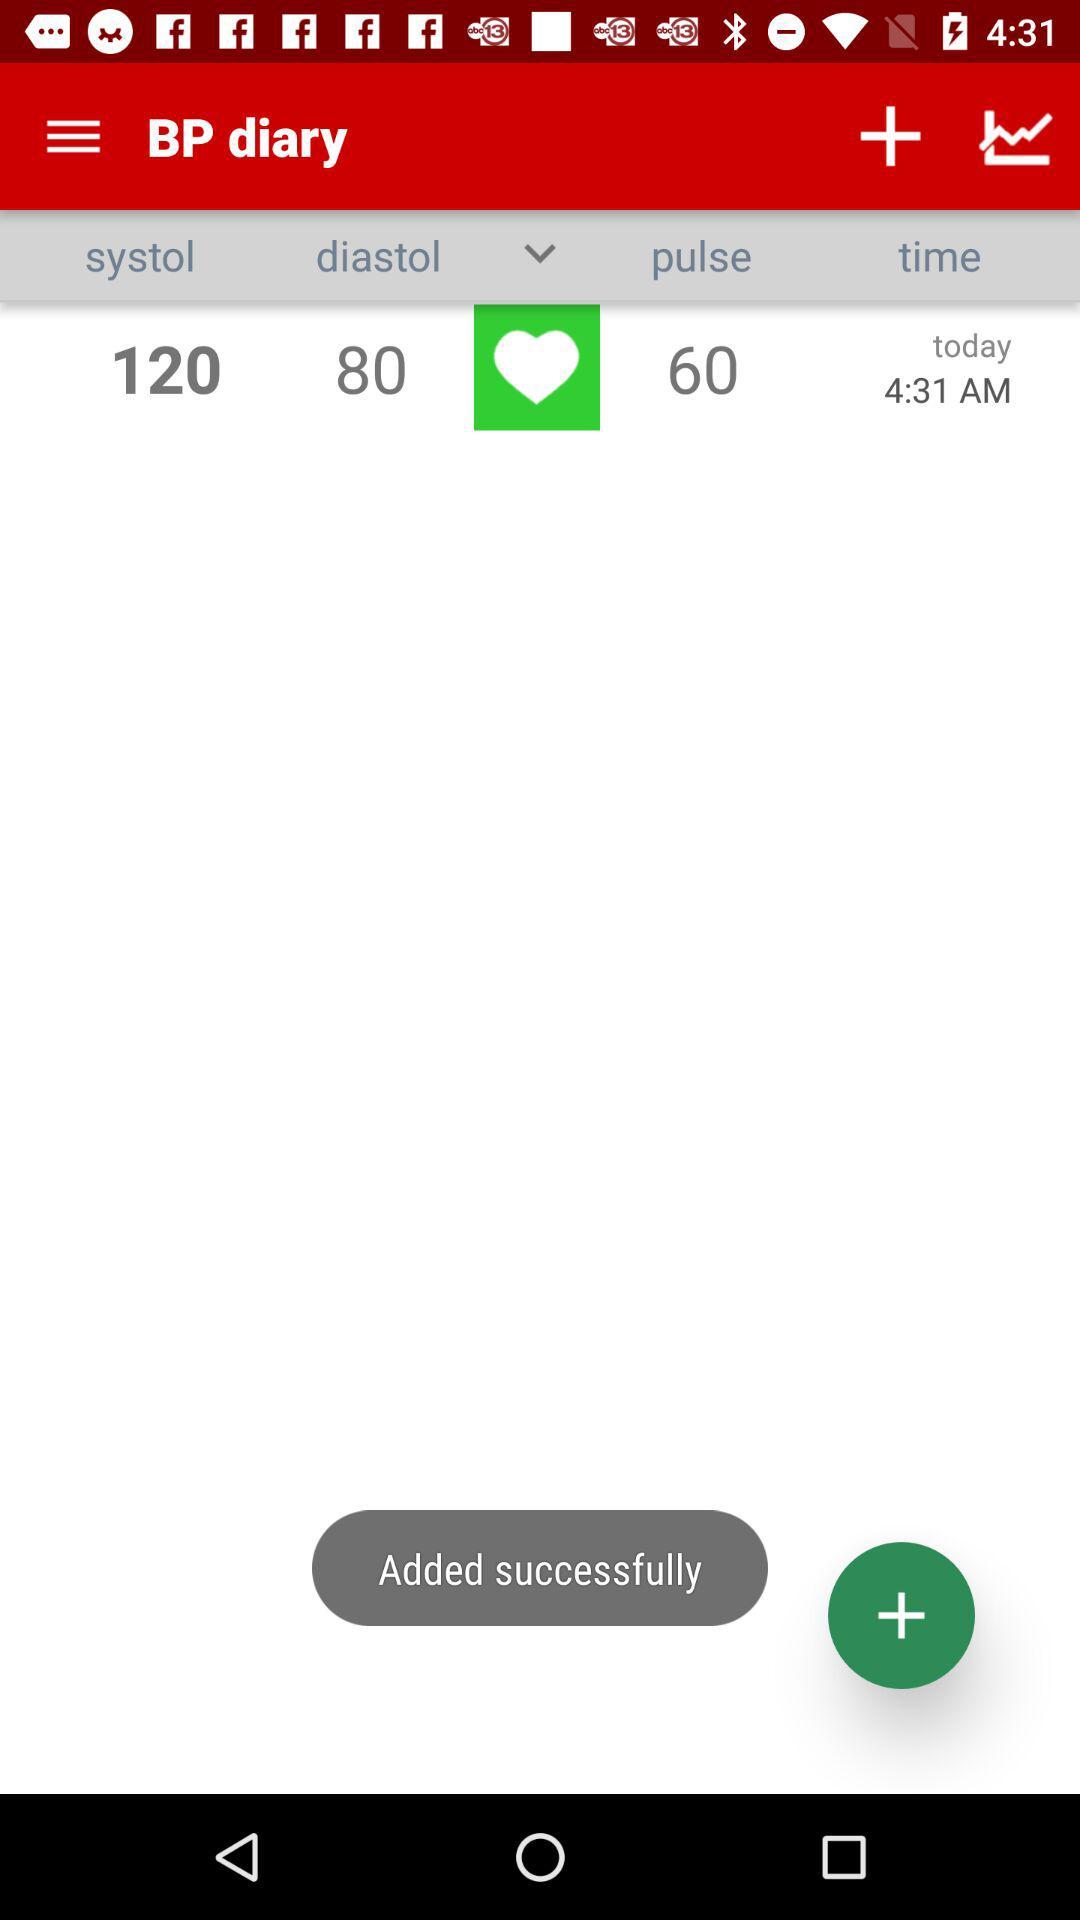 The height and width of the screenshot is (1920, 1080). Describe the element at coordinates (72, 135) in the screenshot. I see `the app above too few records` at that location.